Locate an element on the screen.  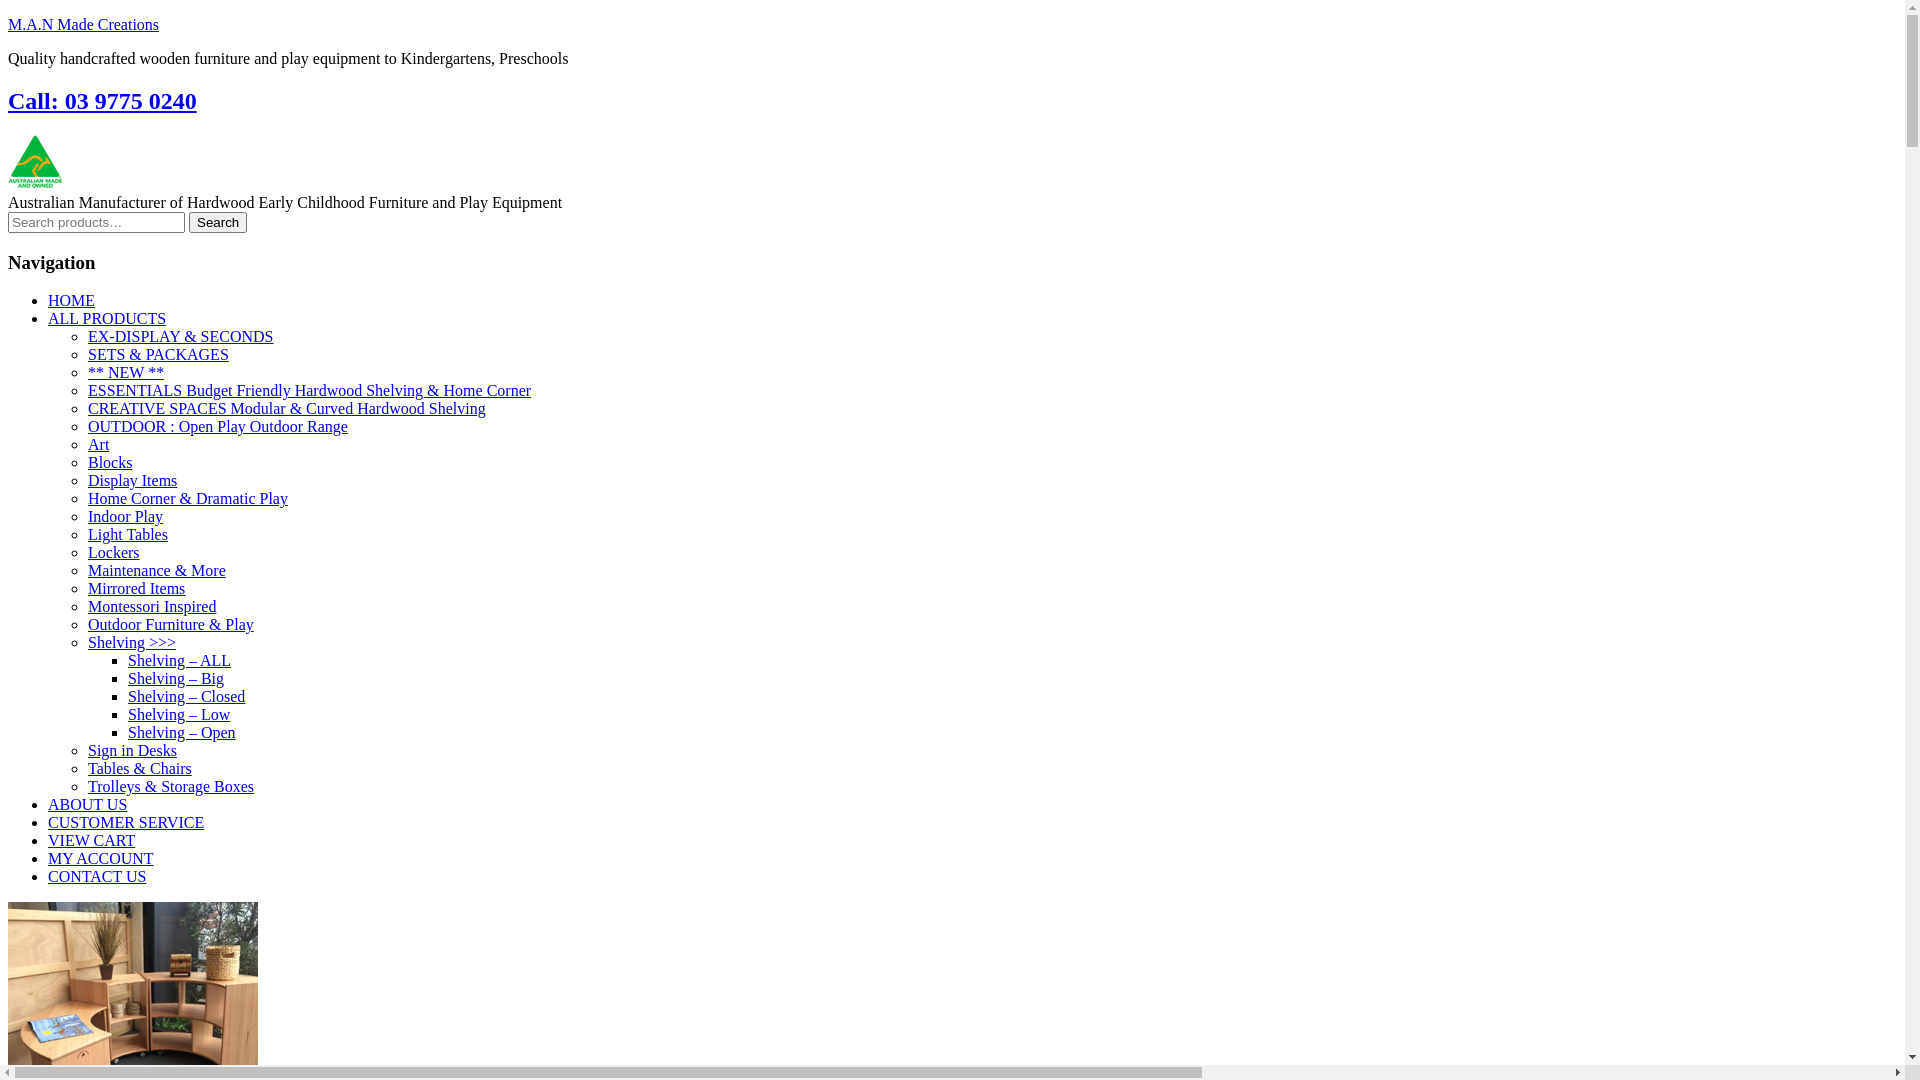
'Art' is located at coordinates (86, 443).